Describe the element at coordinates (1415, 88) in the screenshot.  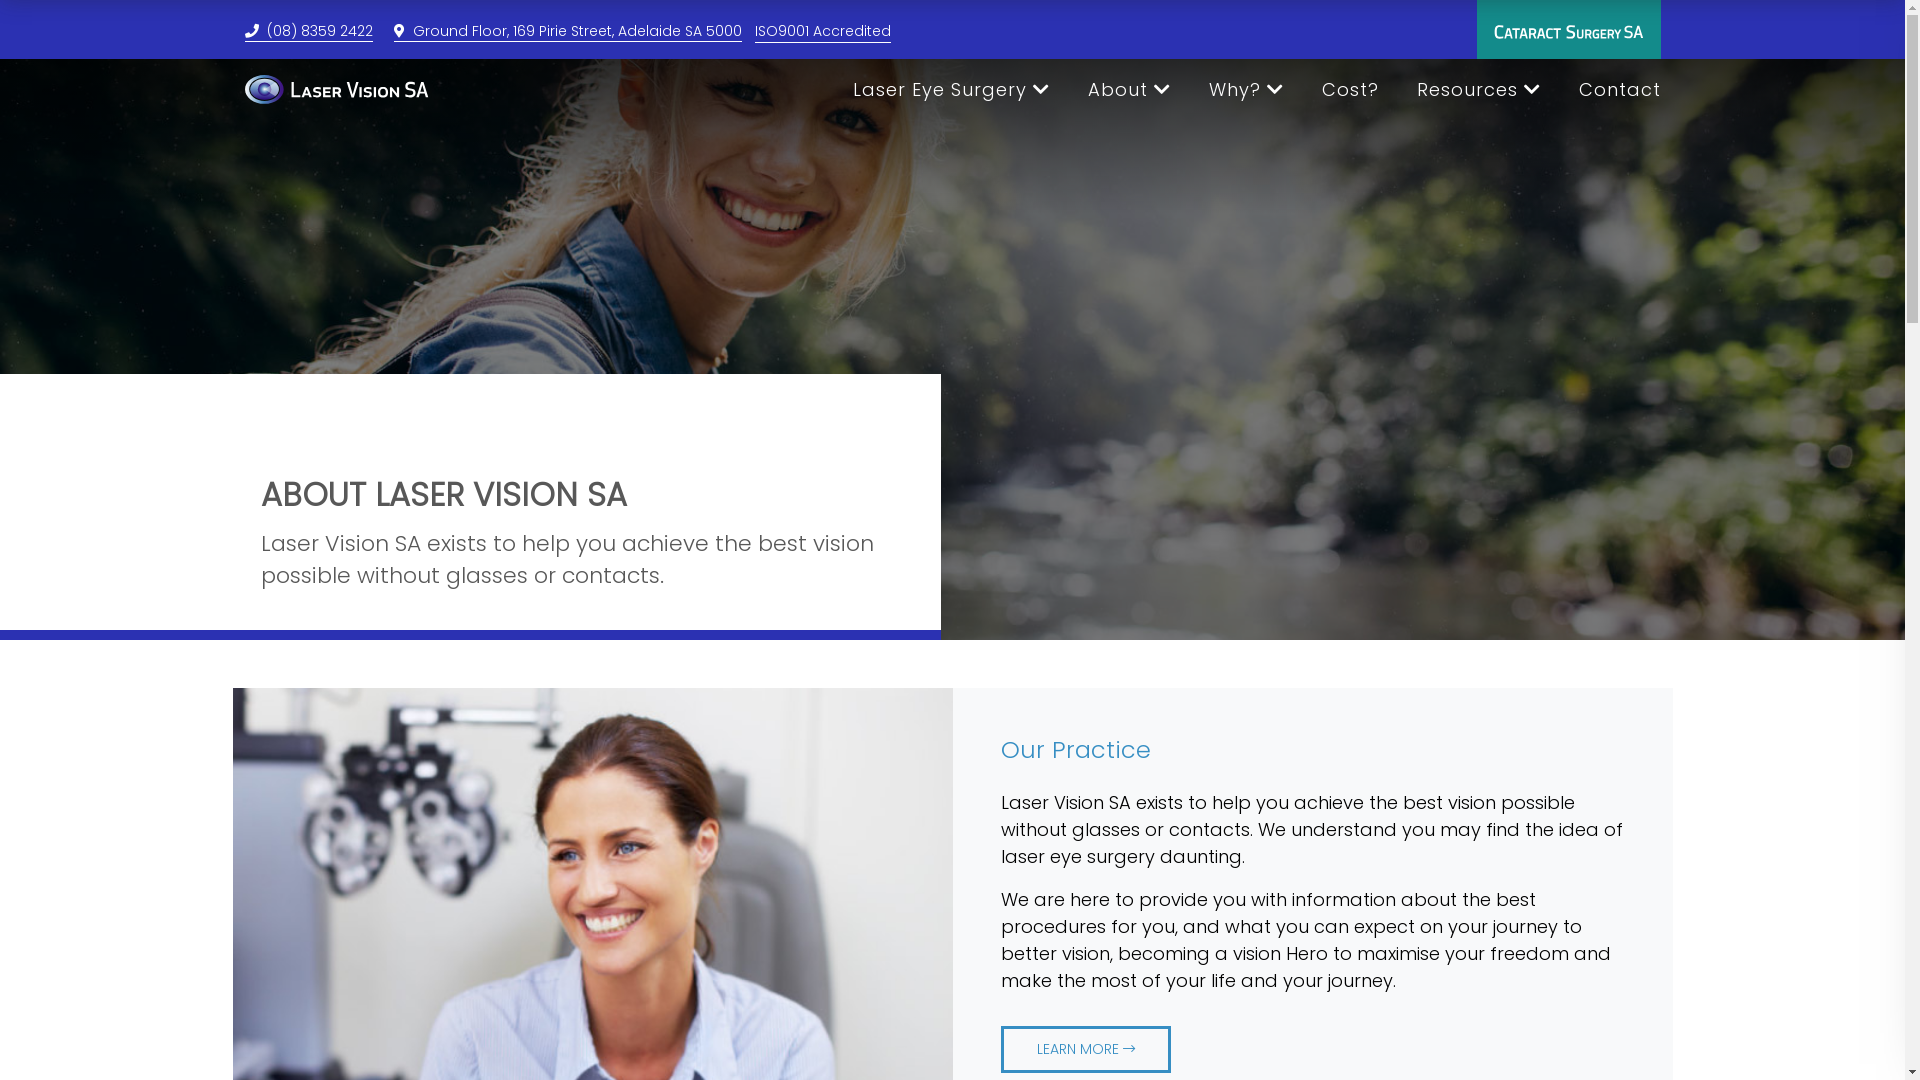
I see `'Resources'` at that location.